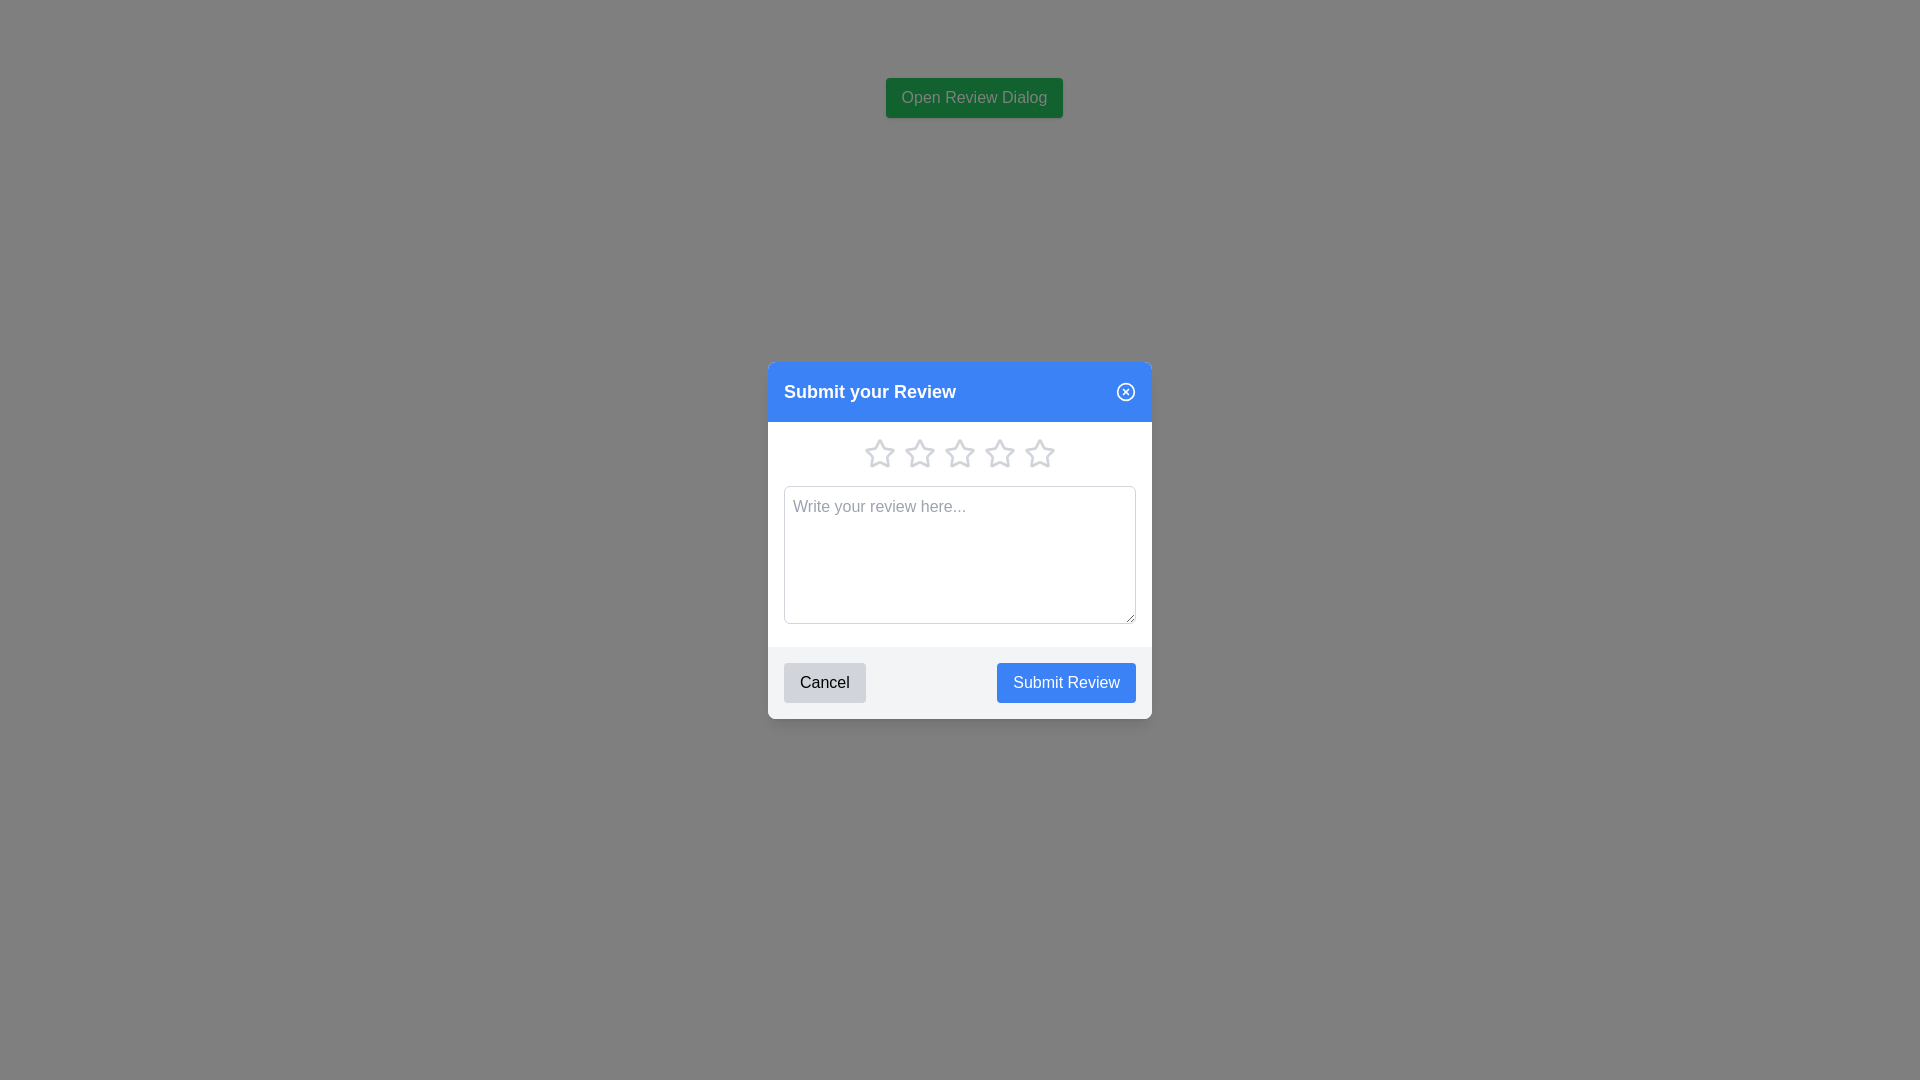  What do you see at coordinates (960, 453) in the screenshot?
I see `the fourth star icon in the rating component` at bounding box center [960, 453].